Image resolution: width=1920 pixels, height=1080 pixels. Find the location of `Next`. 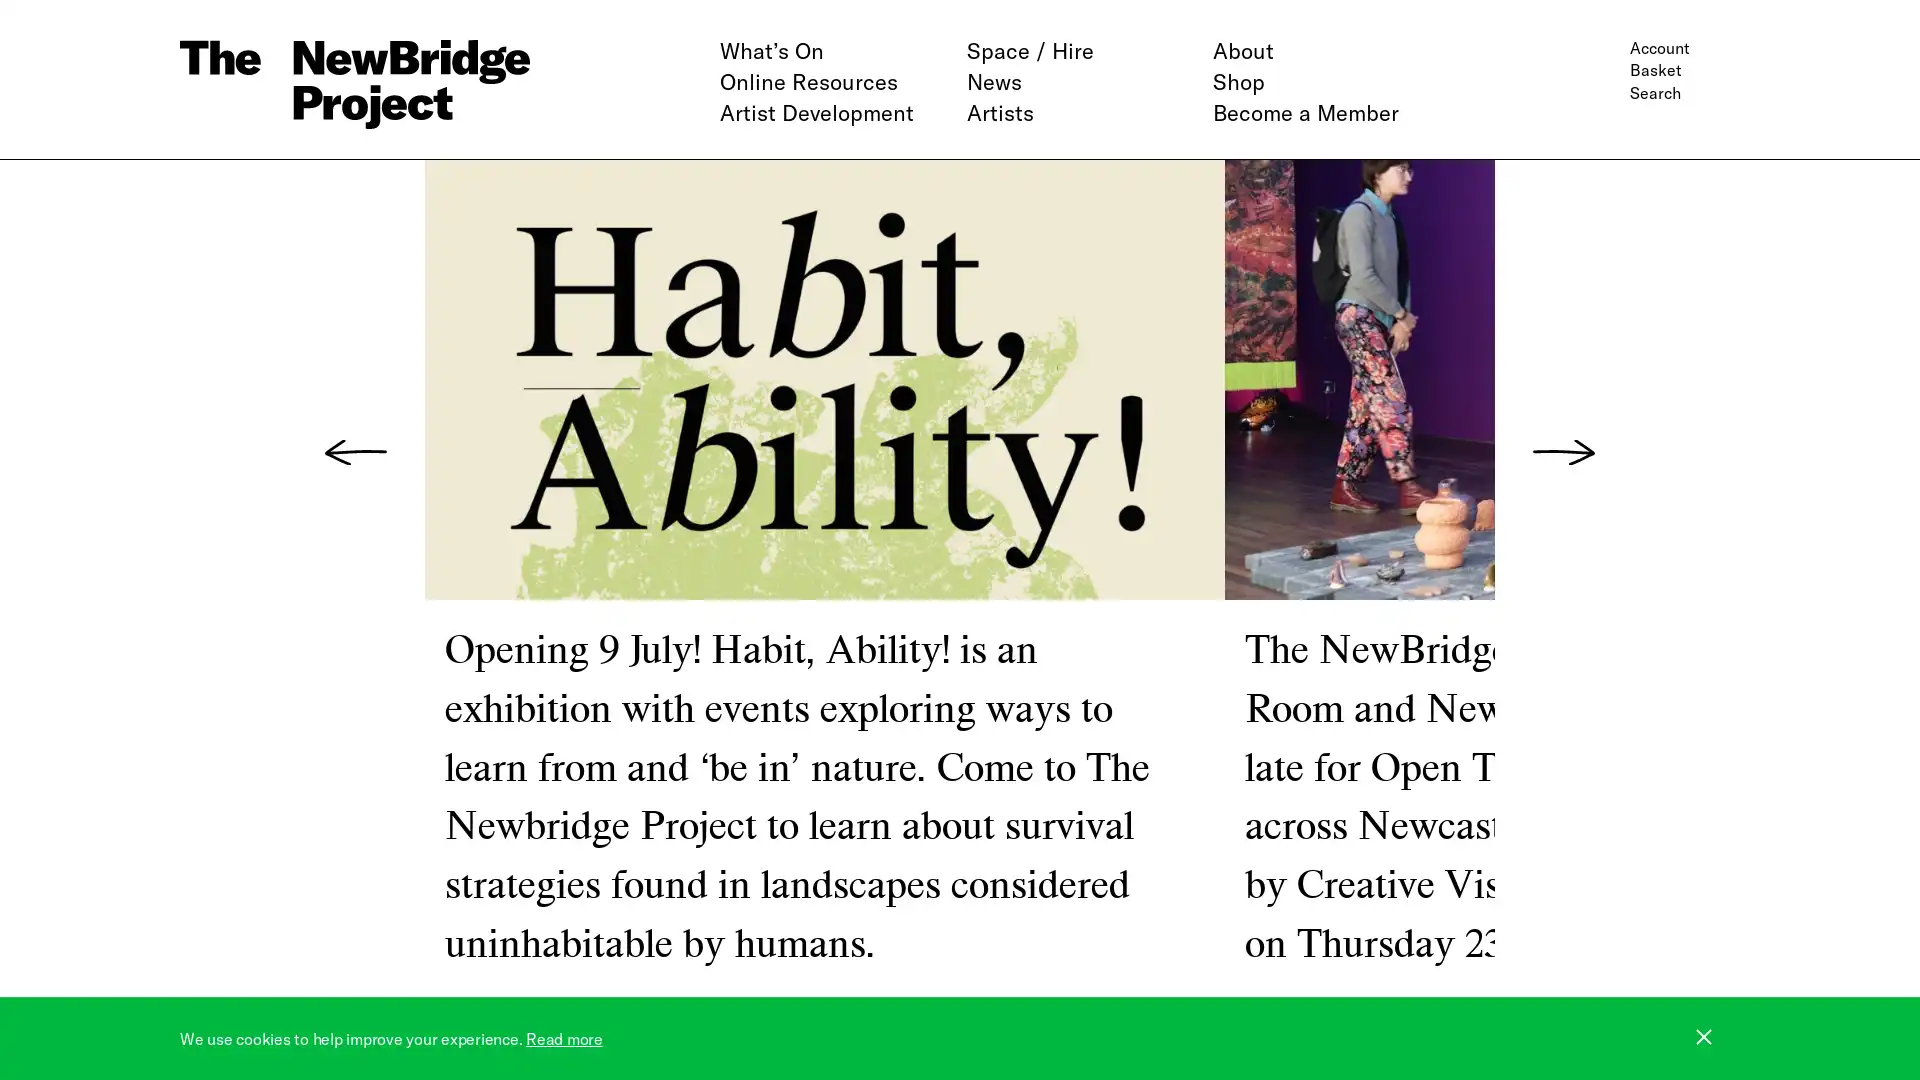

Next is located at coordinates (1563, 452).